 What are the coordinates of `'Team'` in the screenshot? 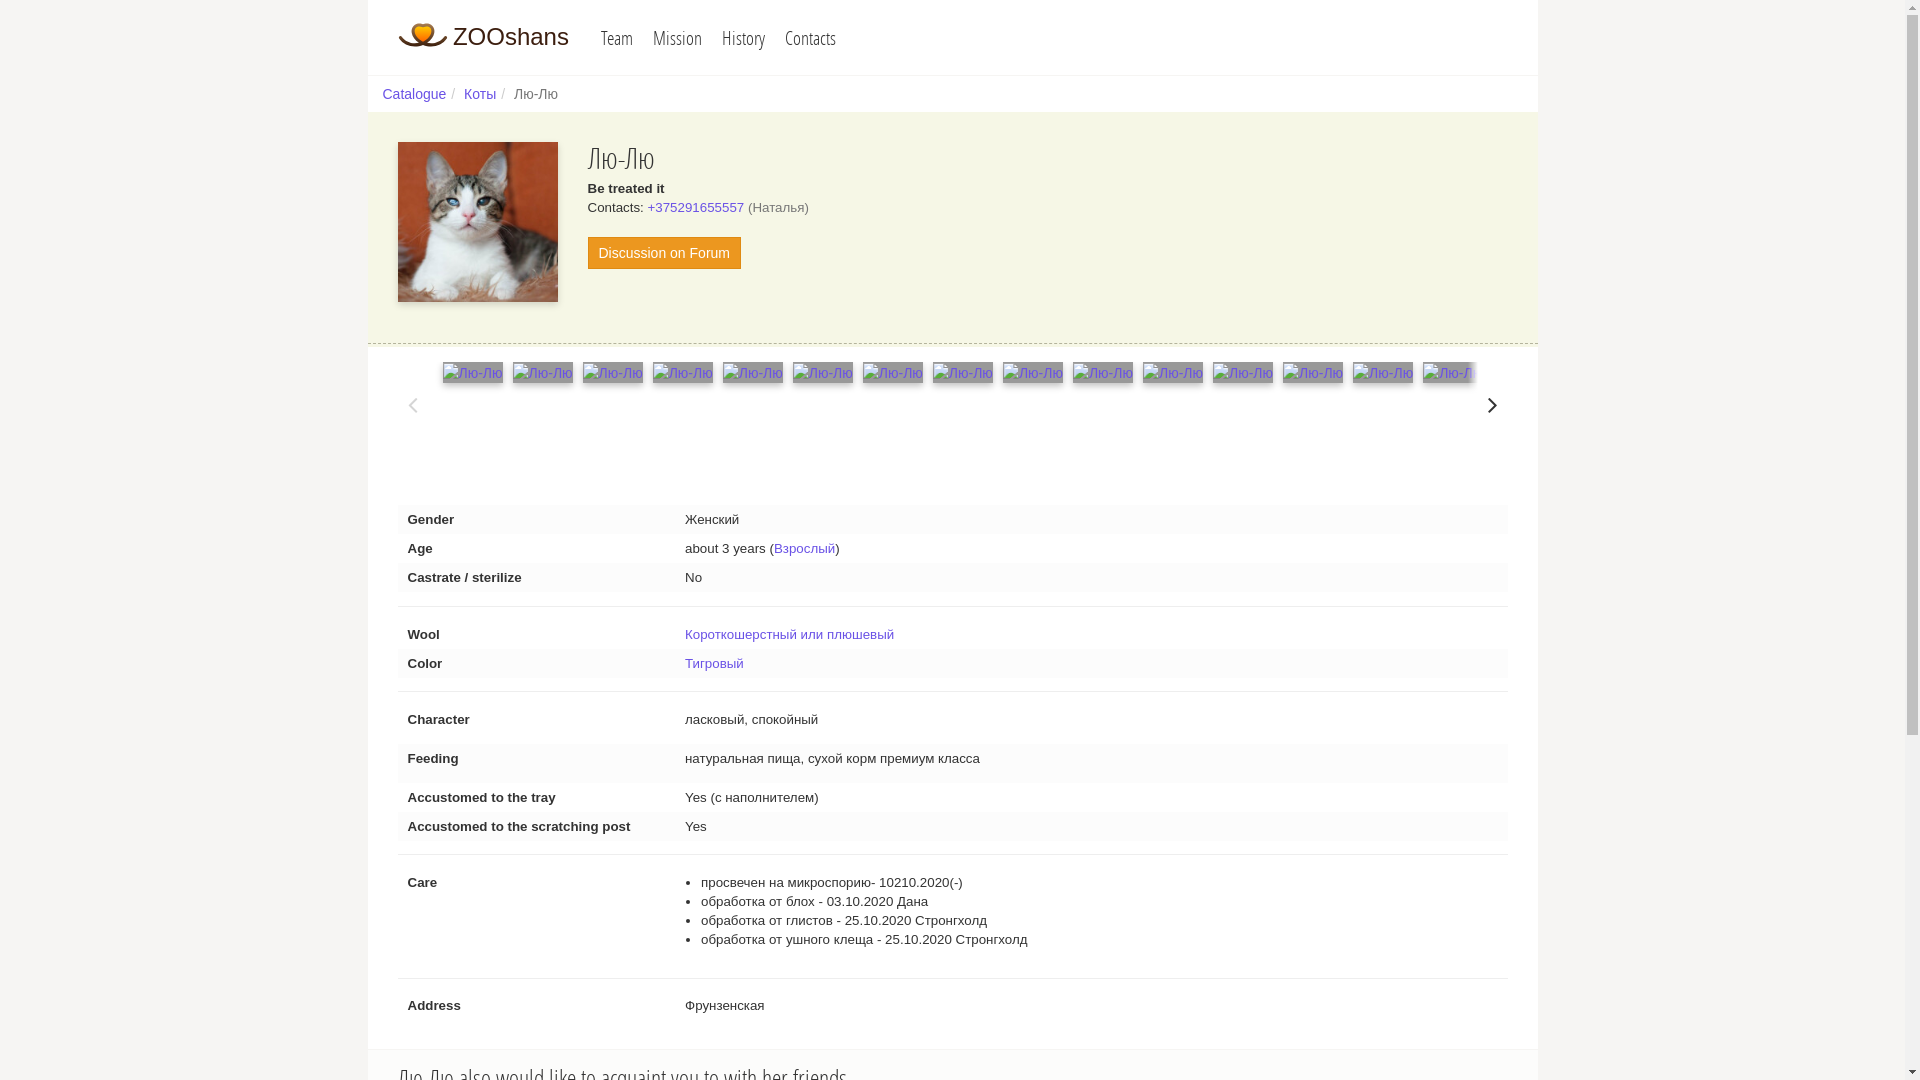 It's located at (616, 37).